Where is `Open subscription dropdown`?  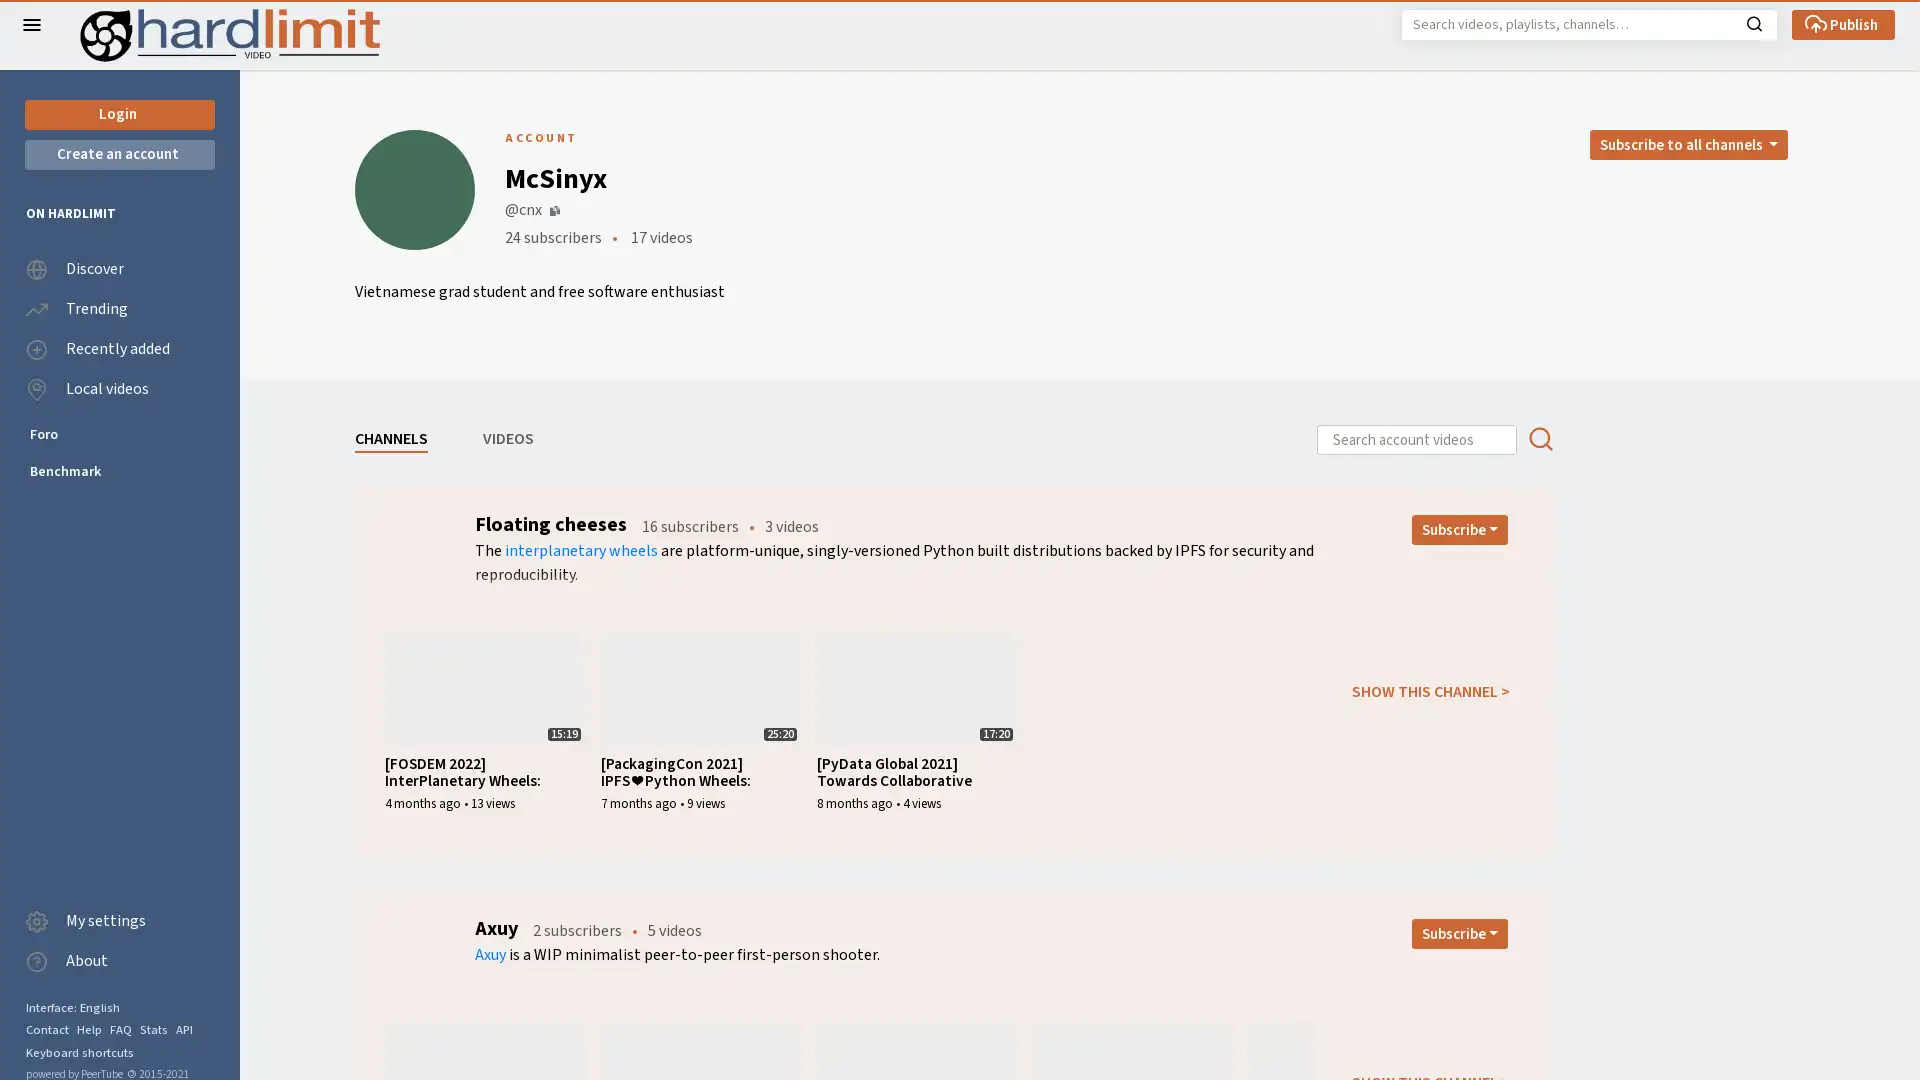
Open subscription dropdown is located at coordinates (1459, 933).